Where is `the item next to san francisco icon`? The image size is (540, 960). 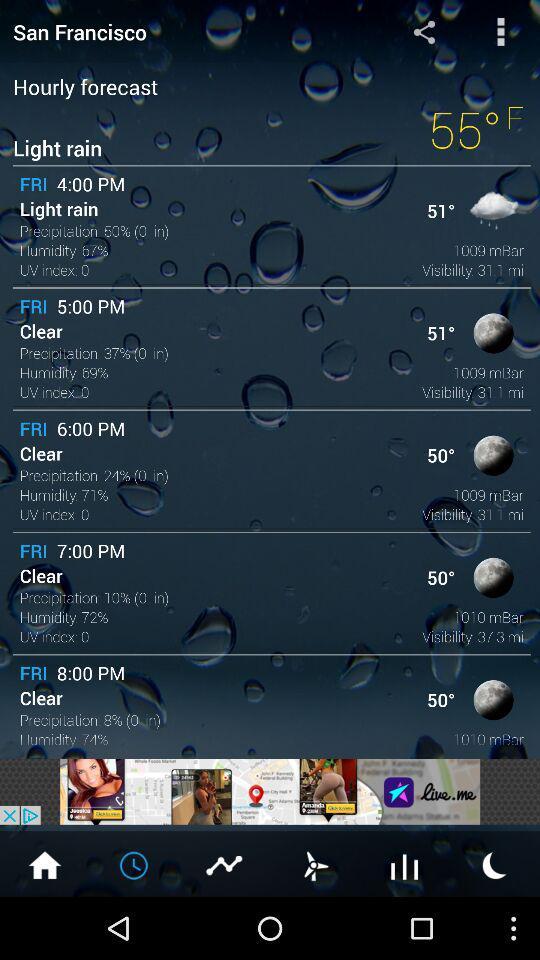
the item next to san francisco icon is located at coordinates (423, 30).